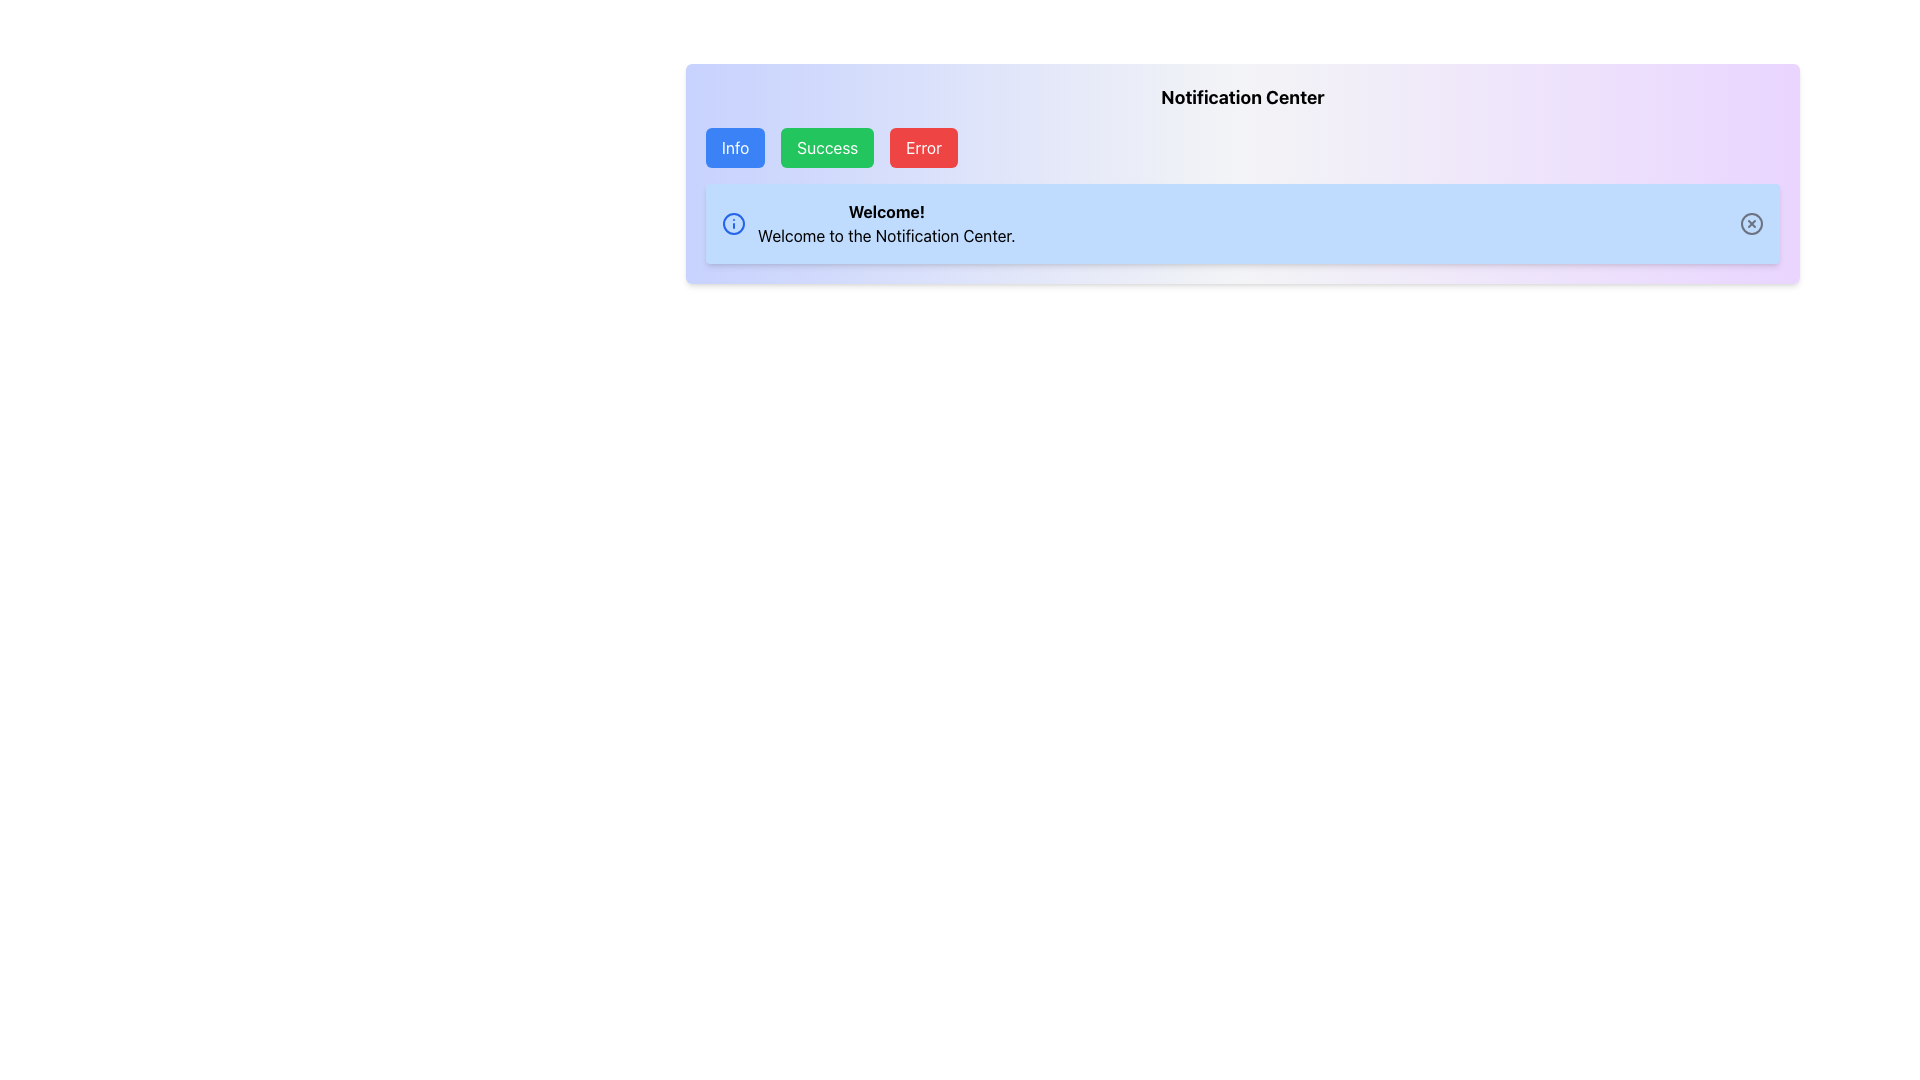 This screenshot has height=1080, width=1920. I want to click on the dismissal button of the blue notification bar, so click(1751, 223).